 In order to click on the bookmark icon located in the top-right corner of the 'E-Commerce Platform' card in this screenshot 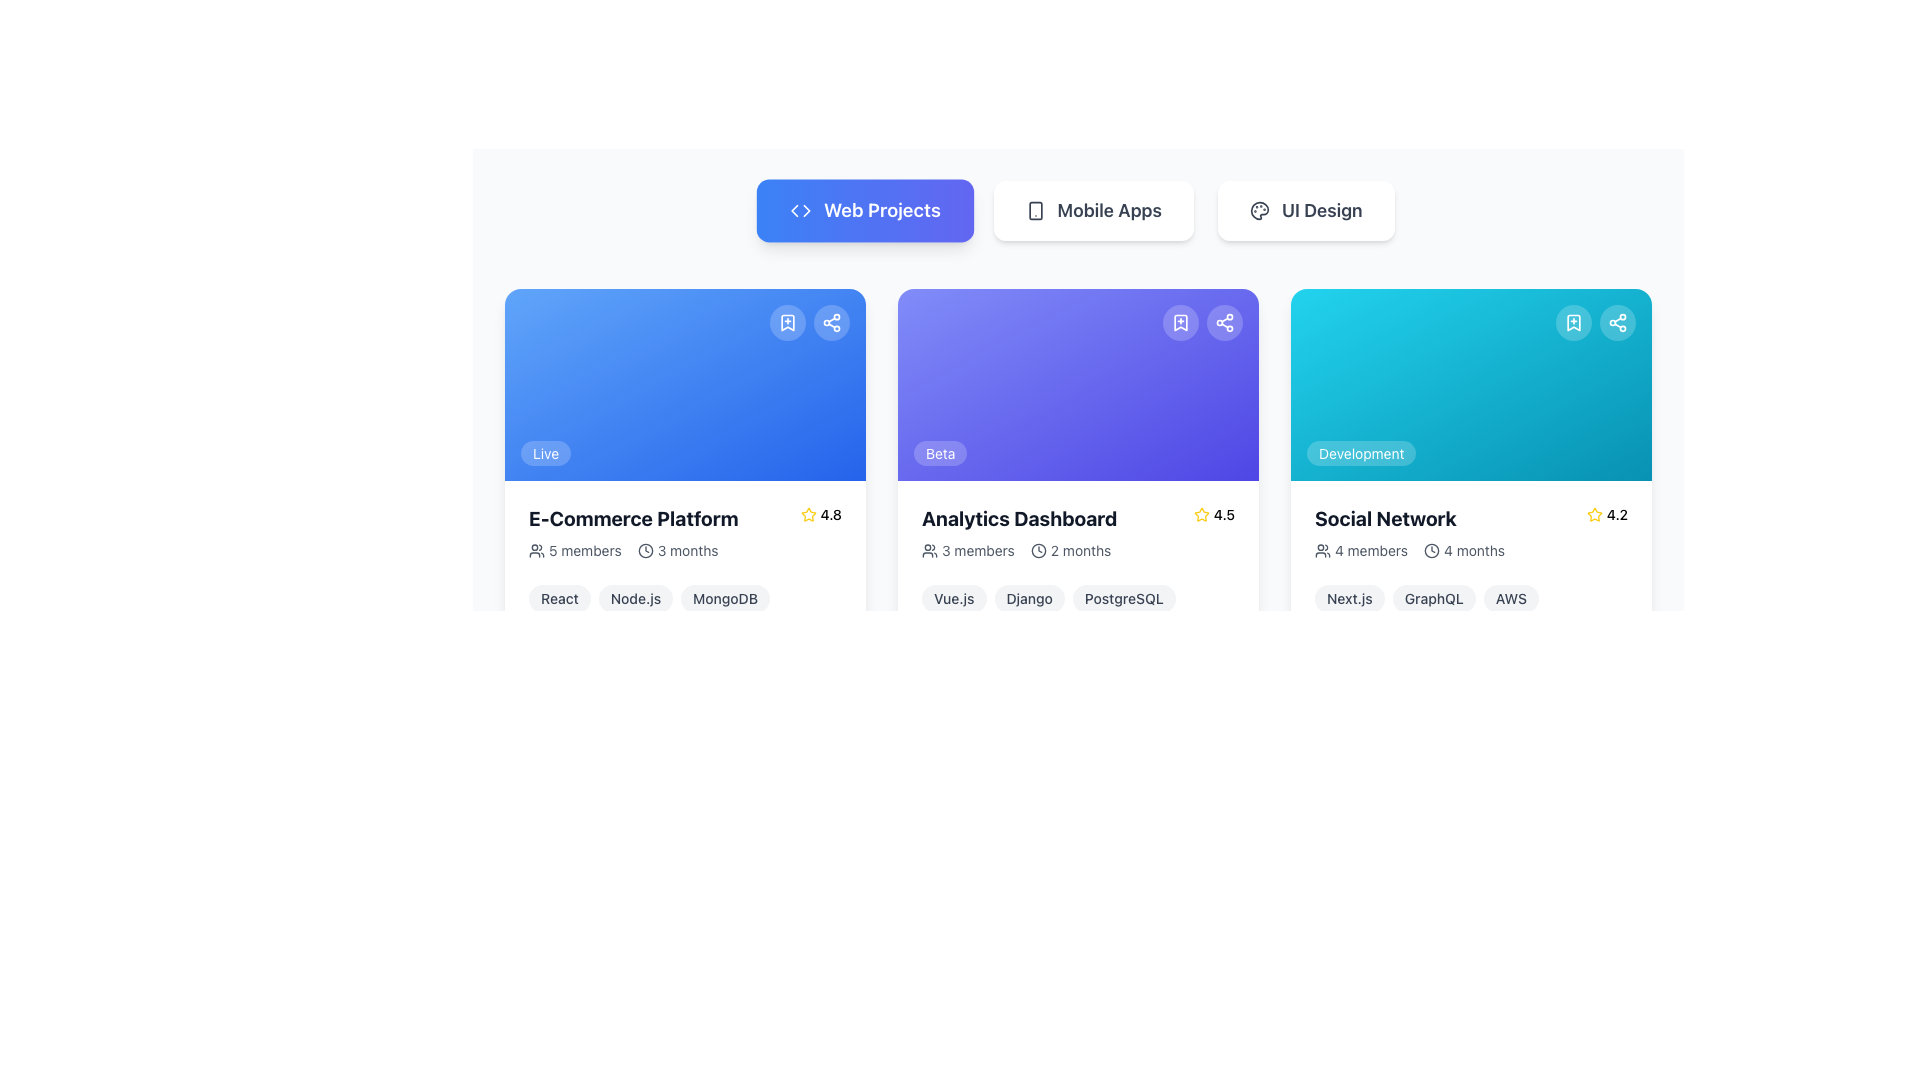, I will do `click(786, 322)`.